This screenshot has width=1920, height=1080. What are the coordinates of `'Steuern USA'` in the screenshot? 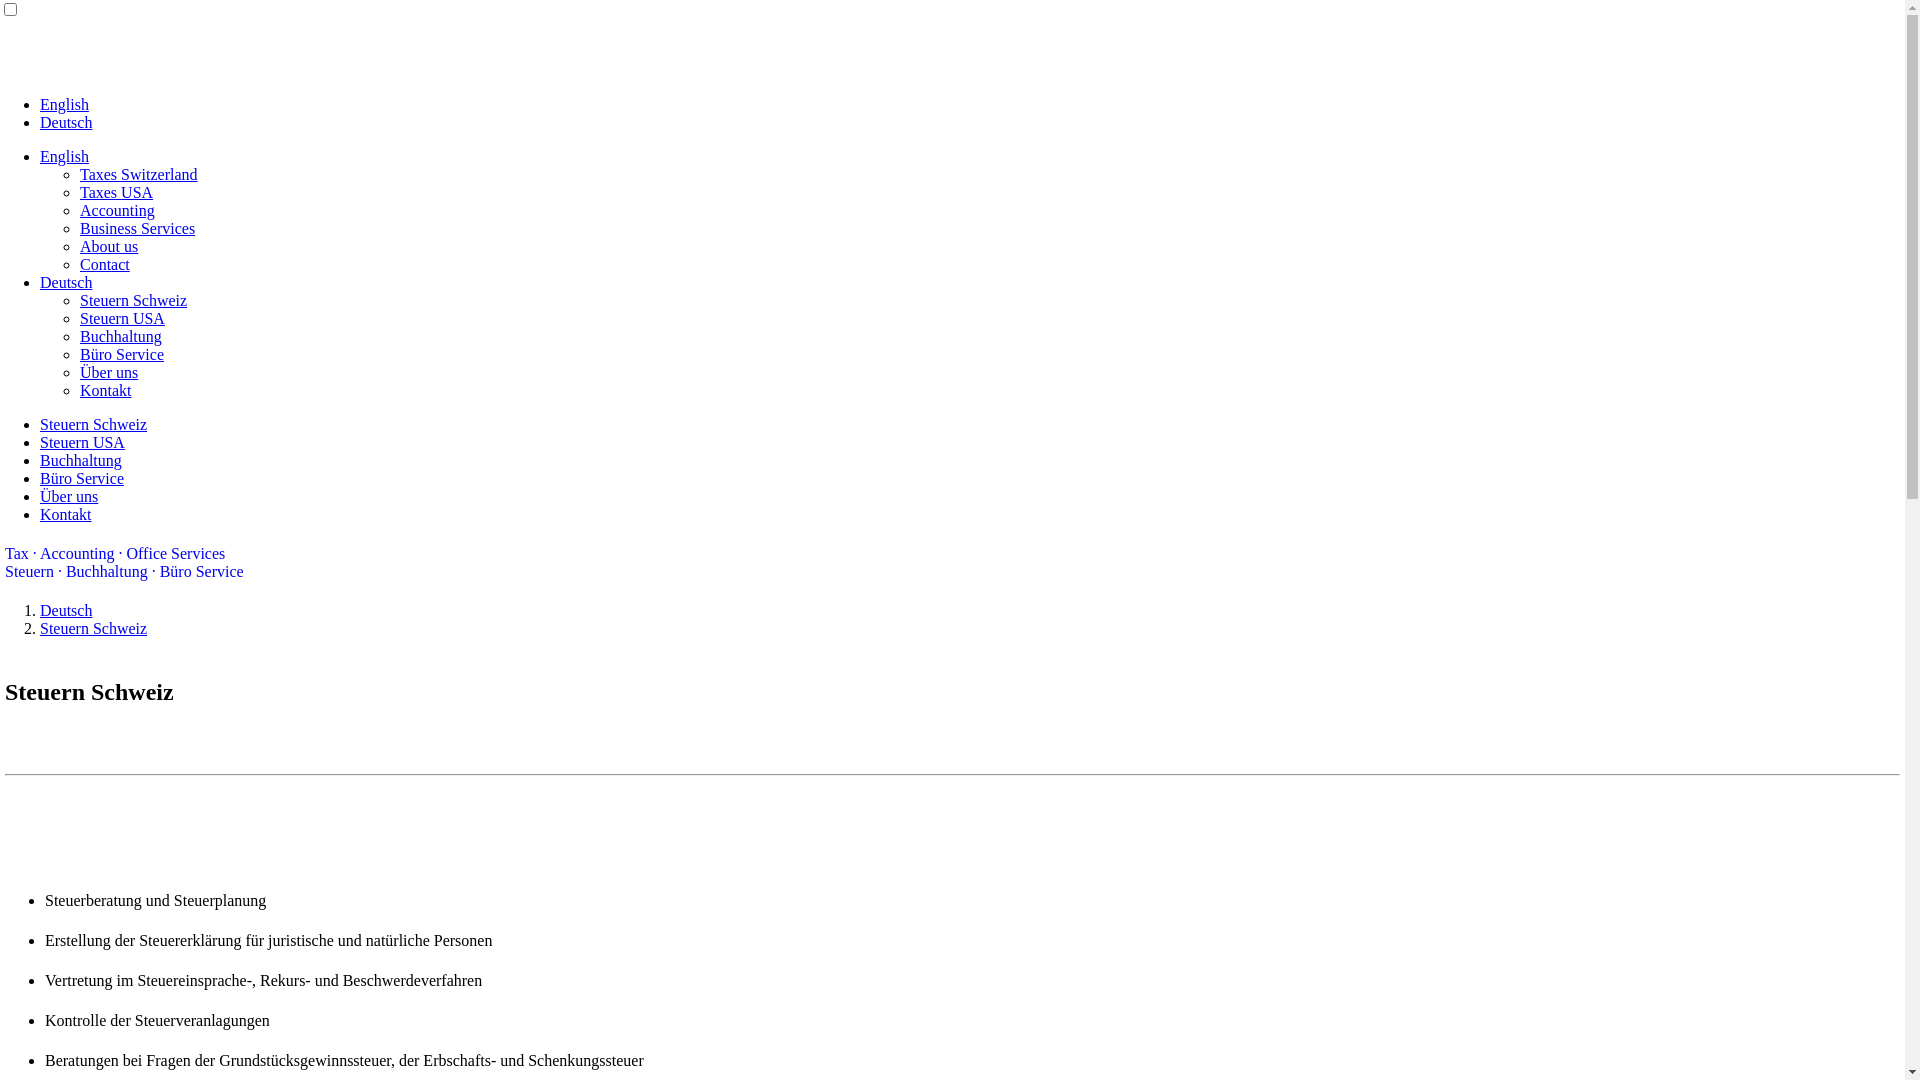 It's located at (81, 441).